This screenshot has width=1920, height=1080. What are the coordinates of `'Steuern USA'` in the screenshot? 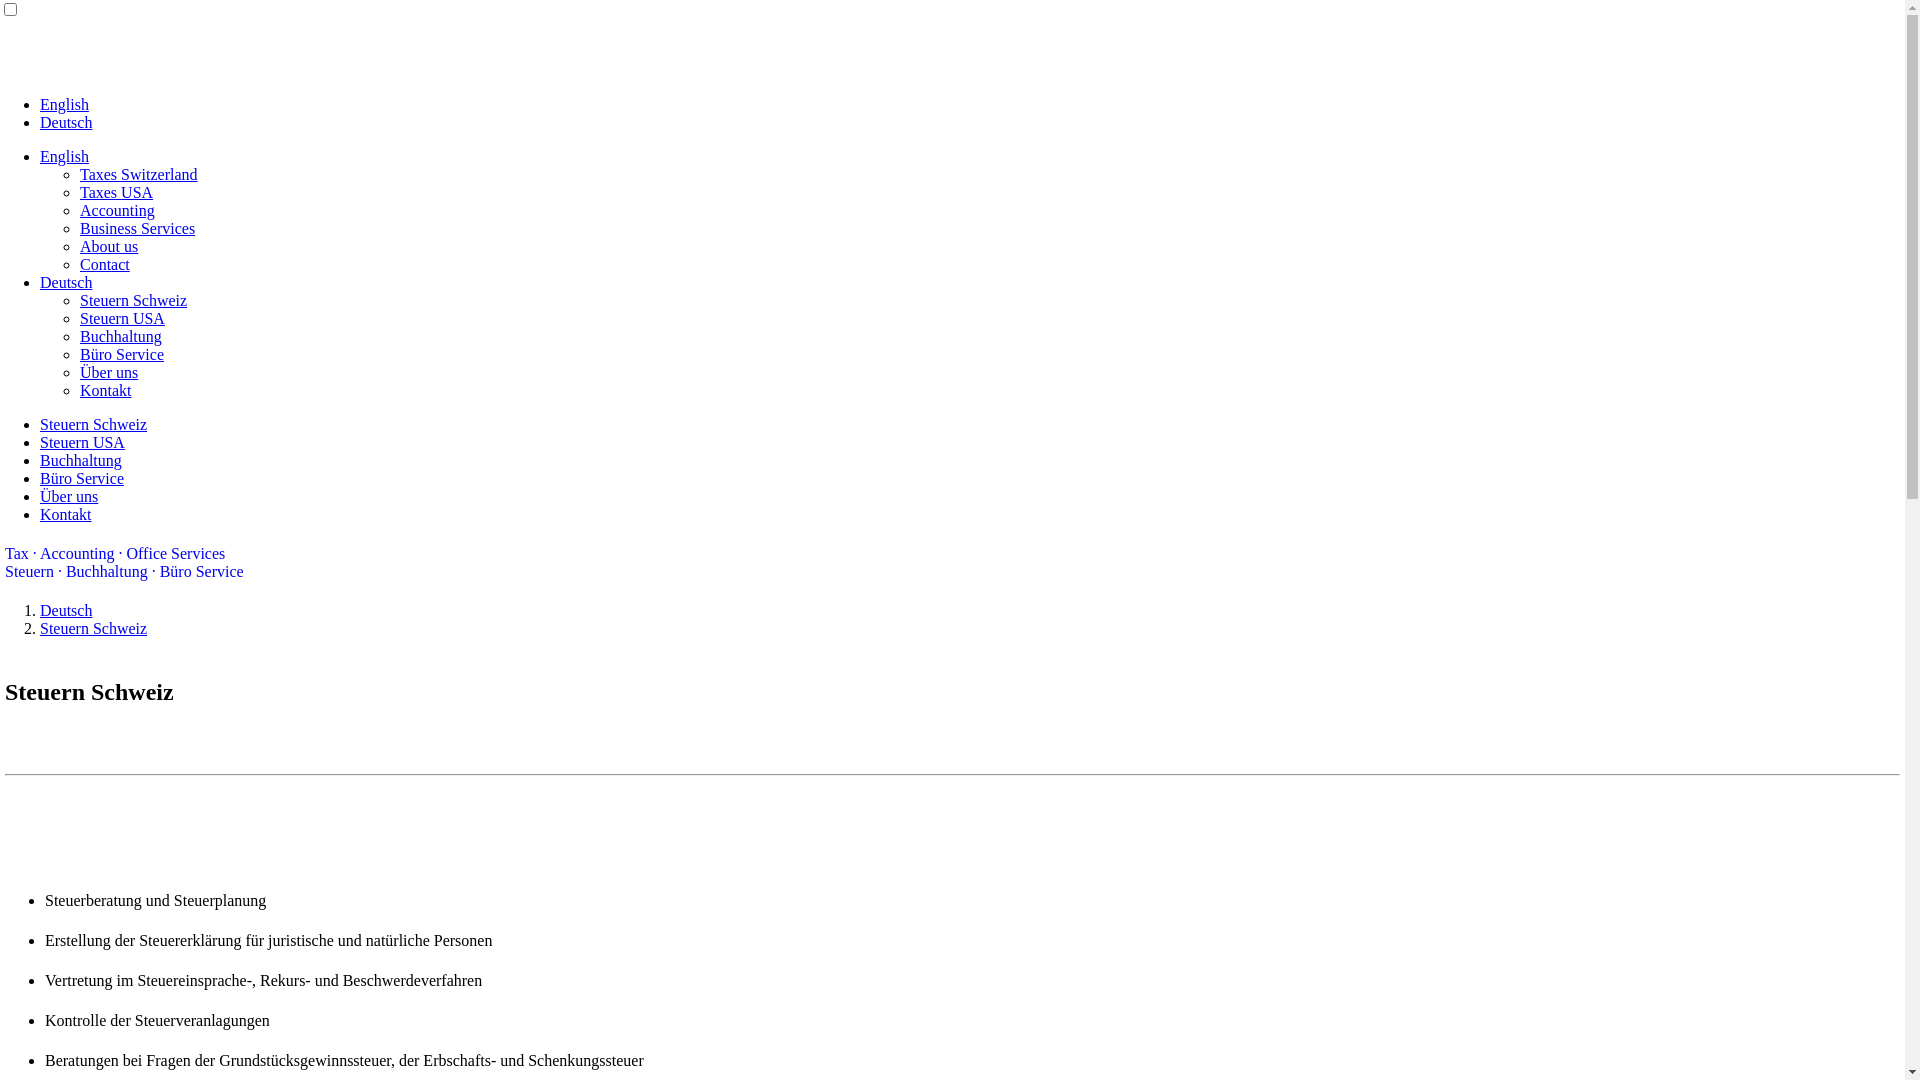 It's located at (81, 441).